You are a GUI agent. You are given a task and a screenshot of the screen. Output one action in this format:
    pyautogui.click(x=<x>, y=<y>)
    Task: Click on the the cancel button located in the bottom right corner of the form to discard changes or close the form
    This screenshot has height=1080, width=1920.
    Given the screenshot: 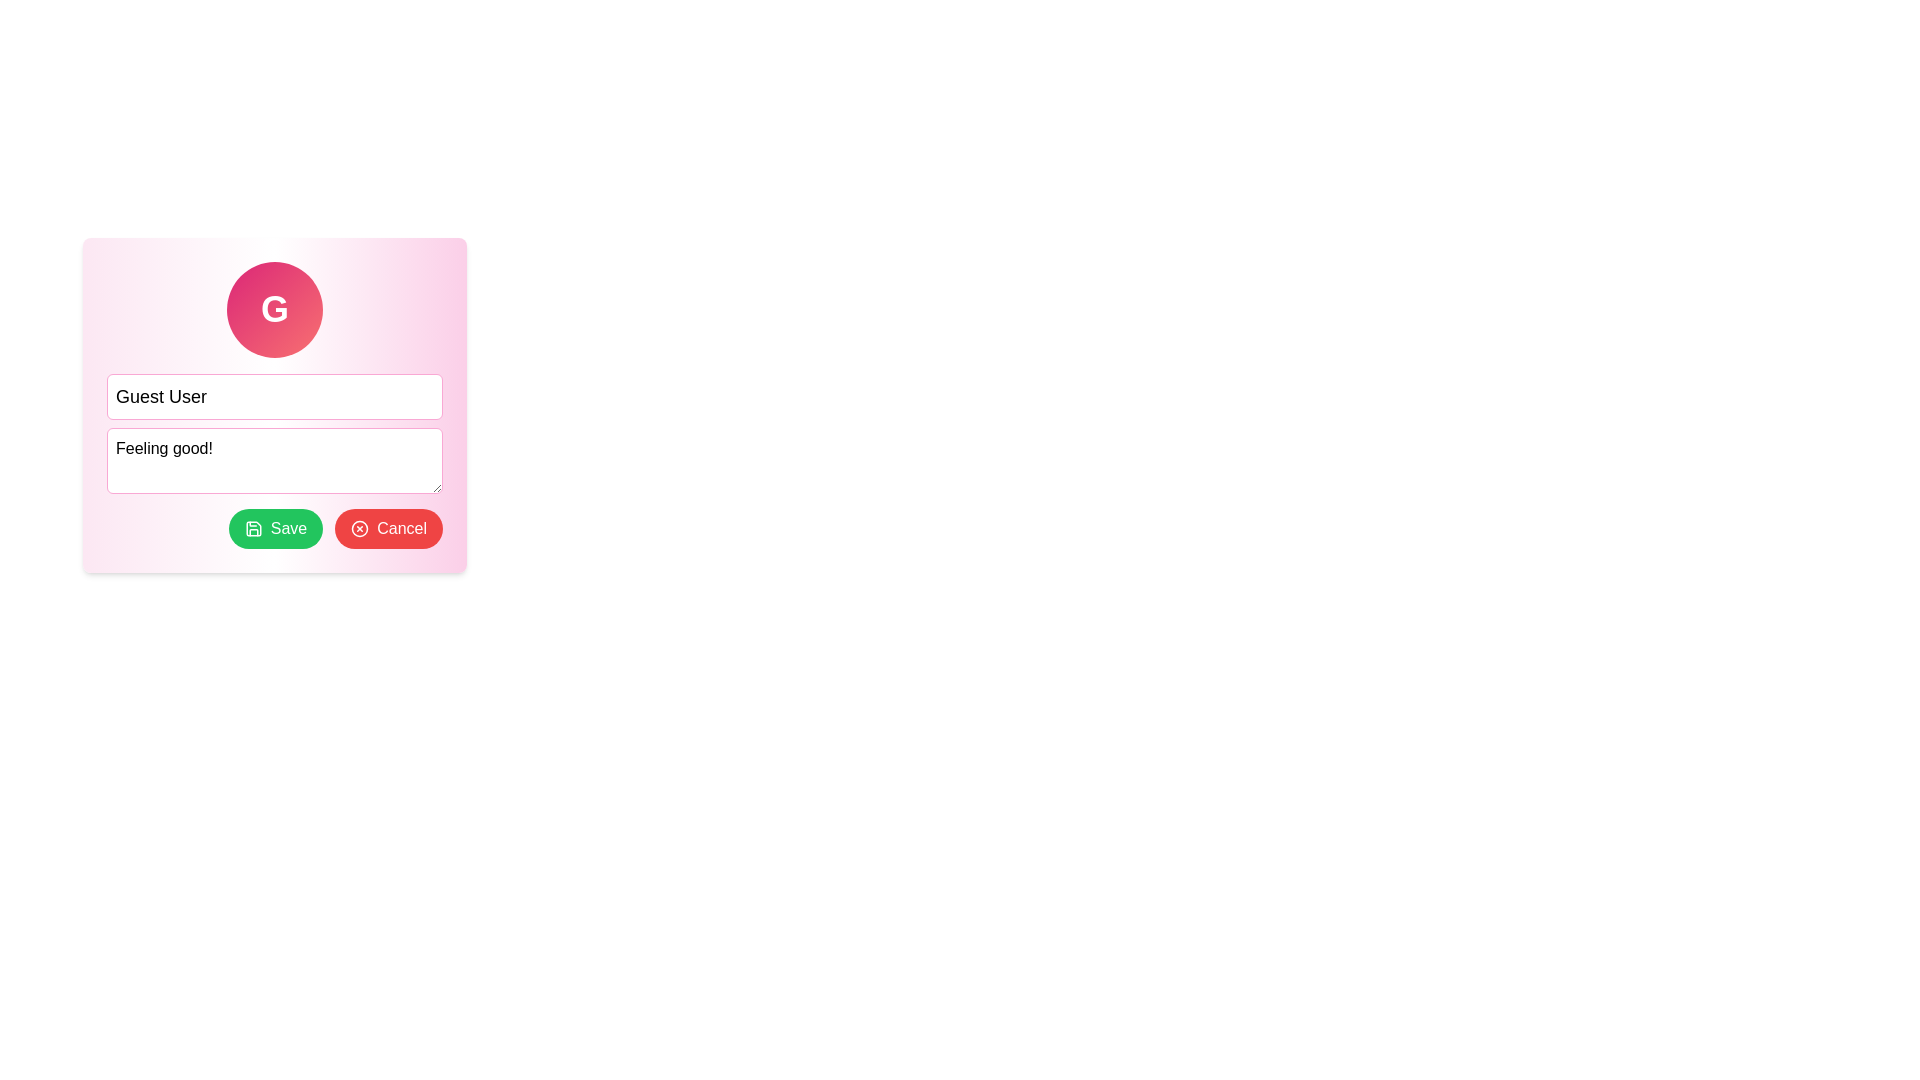 What is the action you would take?
    pyautogui.click(x=401, y=527)
    